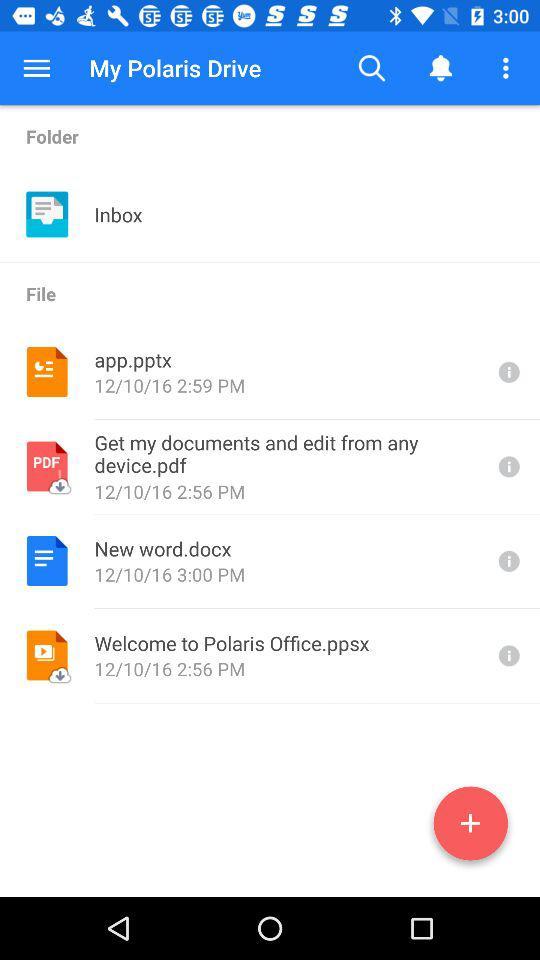 This screenshot has width=540, height=960. Describe the element at coordinates (507, 466) in the screenshot. I see `info about pdf` at that location.